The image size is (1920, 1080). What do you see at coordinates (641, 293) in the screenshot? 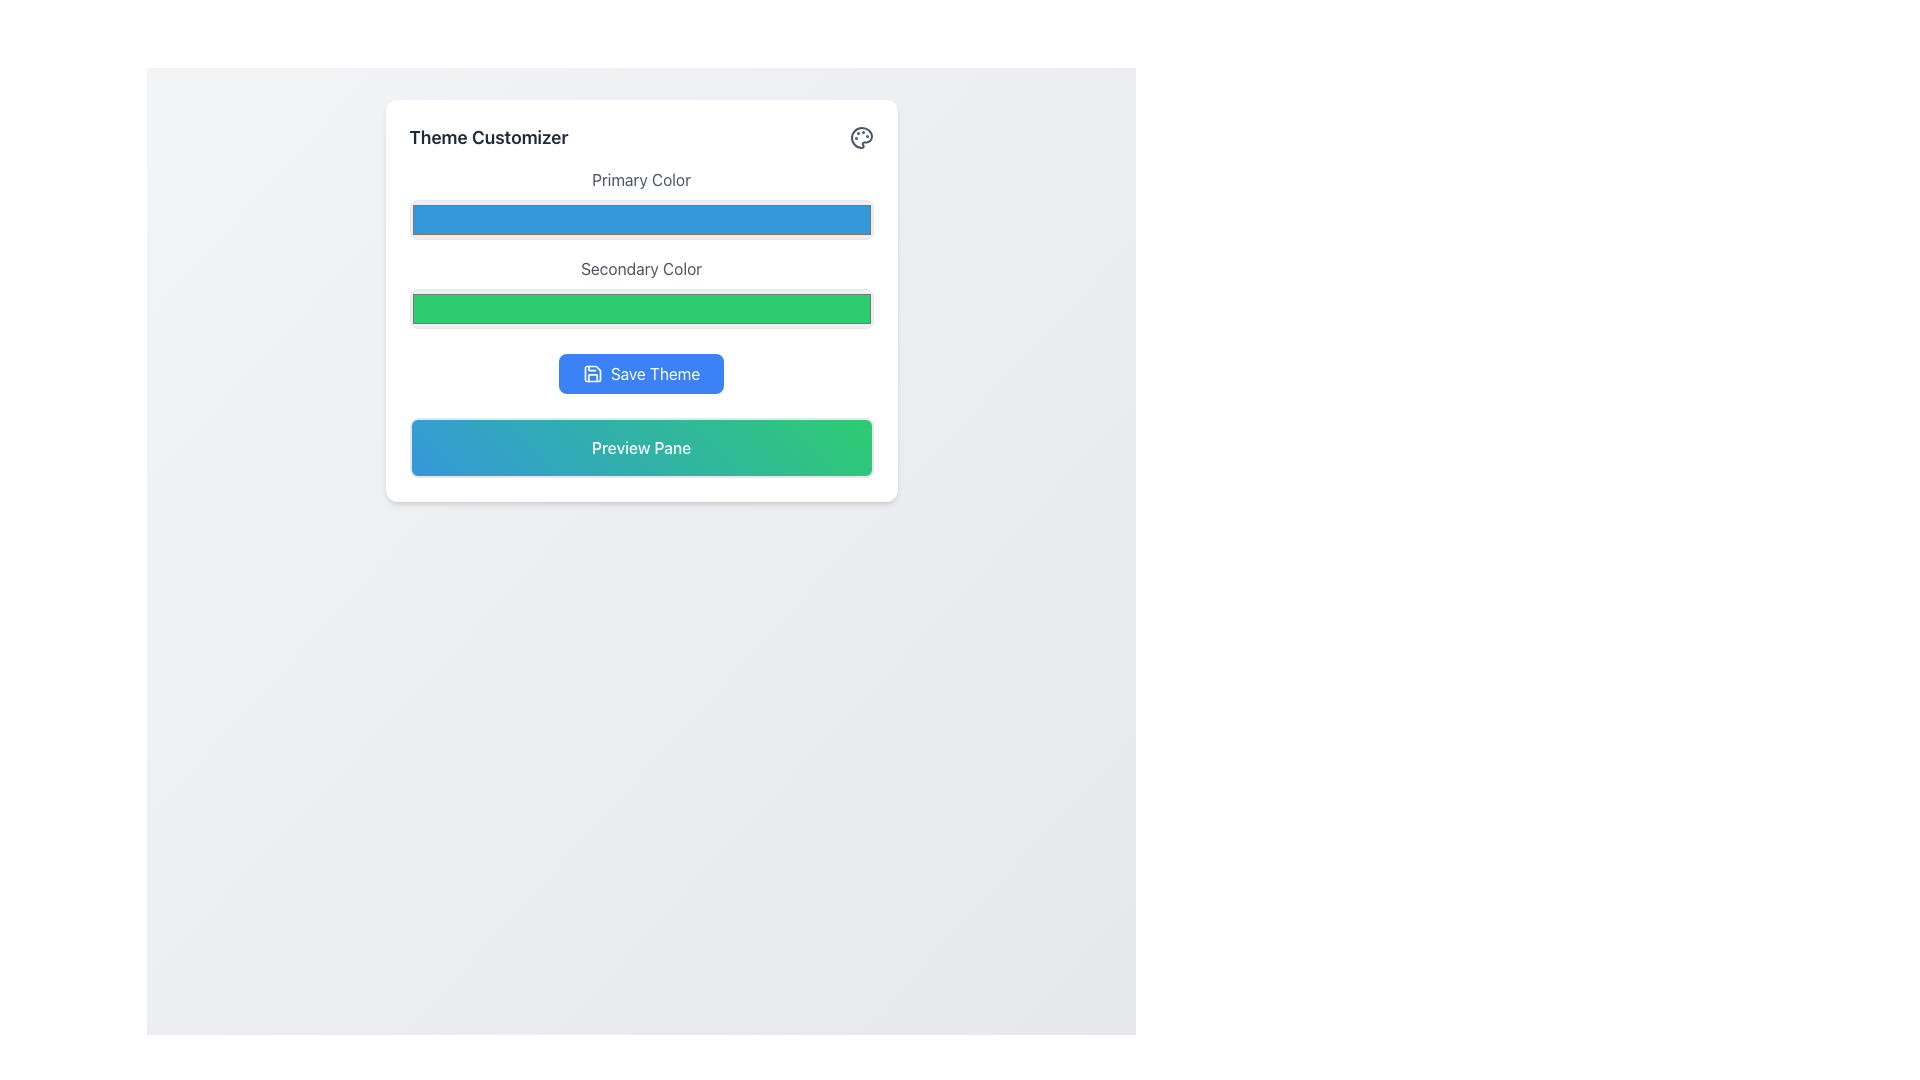
I see `the second color picker in the 'Theme Customizer' section` at bounding box center [641, 293].